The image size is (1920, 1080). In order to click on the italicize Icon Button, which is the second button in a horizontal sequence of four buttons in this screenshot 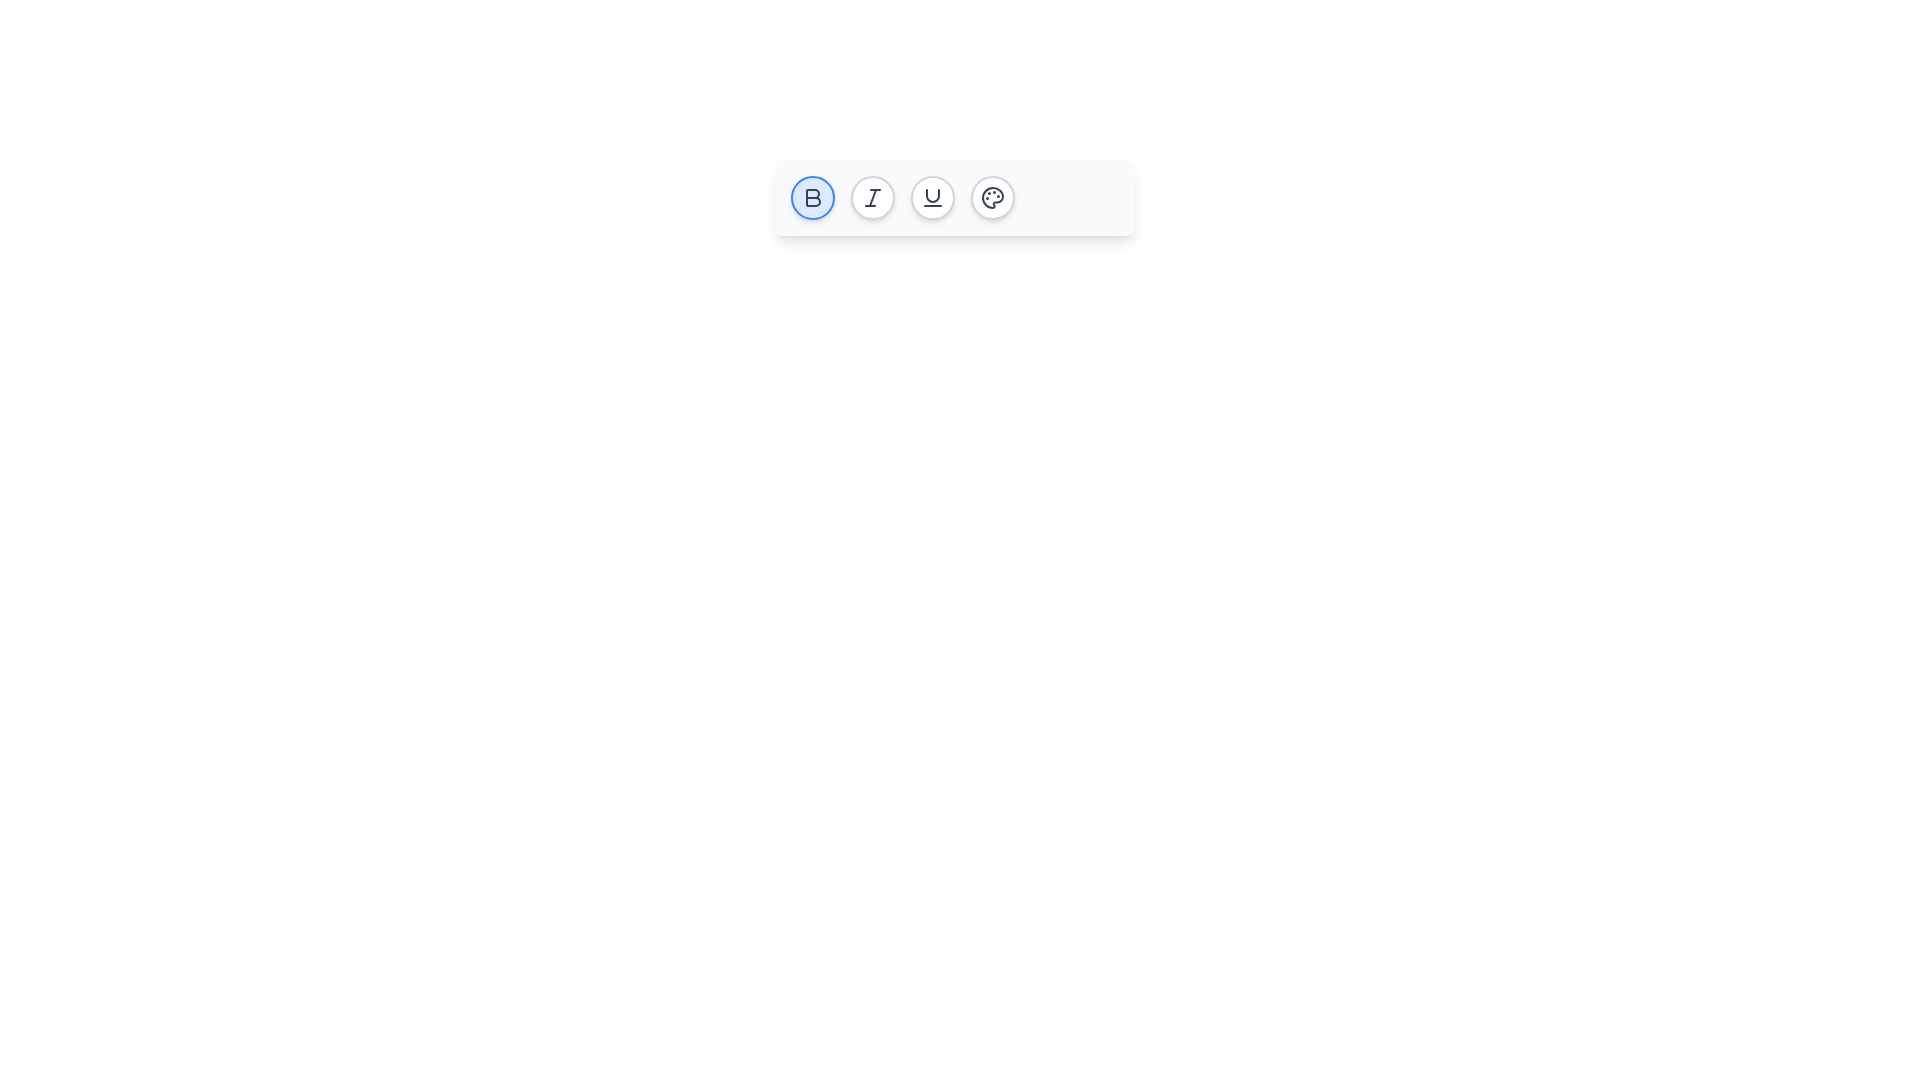, I will do `click(873, 197)`.